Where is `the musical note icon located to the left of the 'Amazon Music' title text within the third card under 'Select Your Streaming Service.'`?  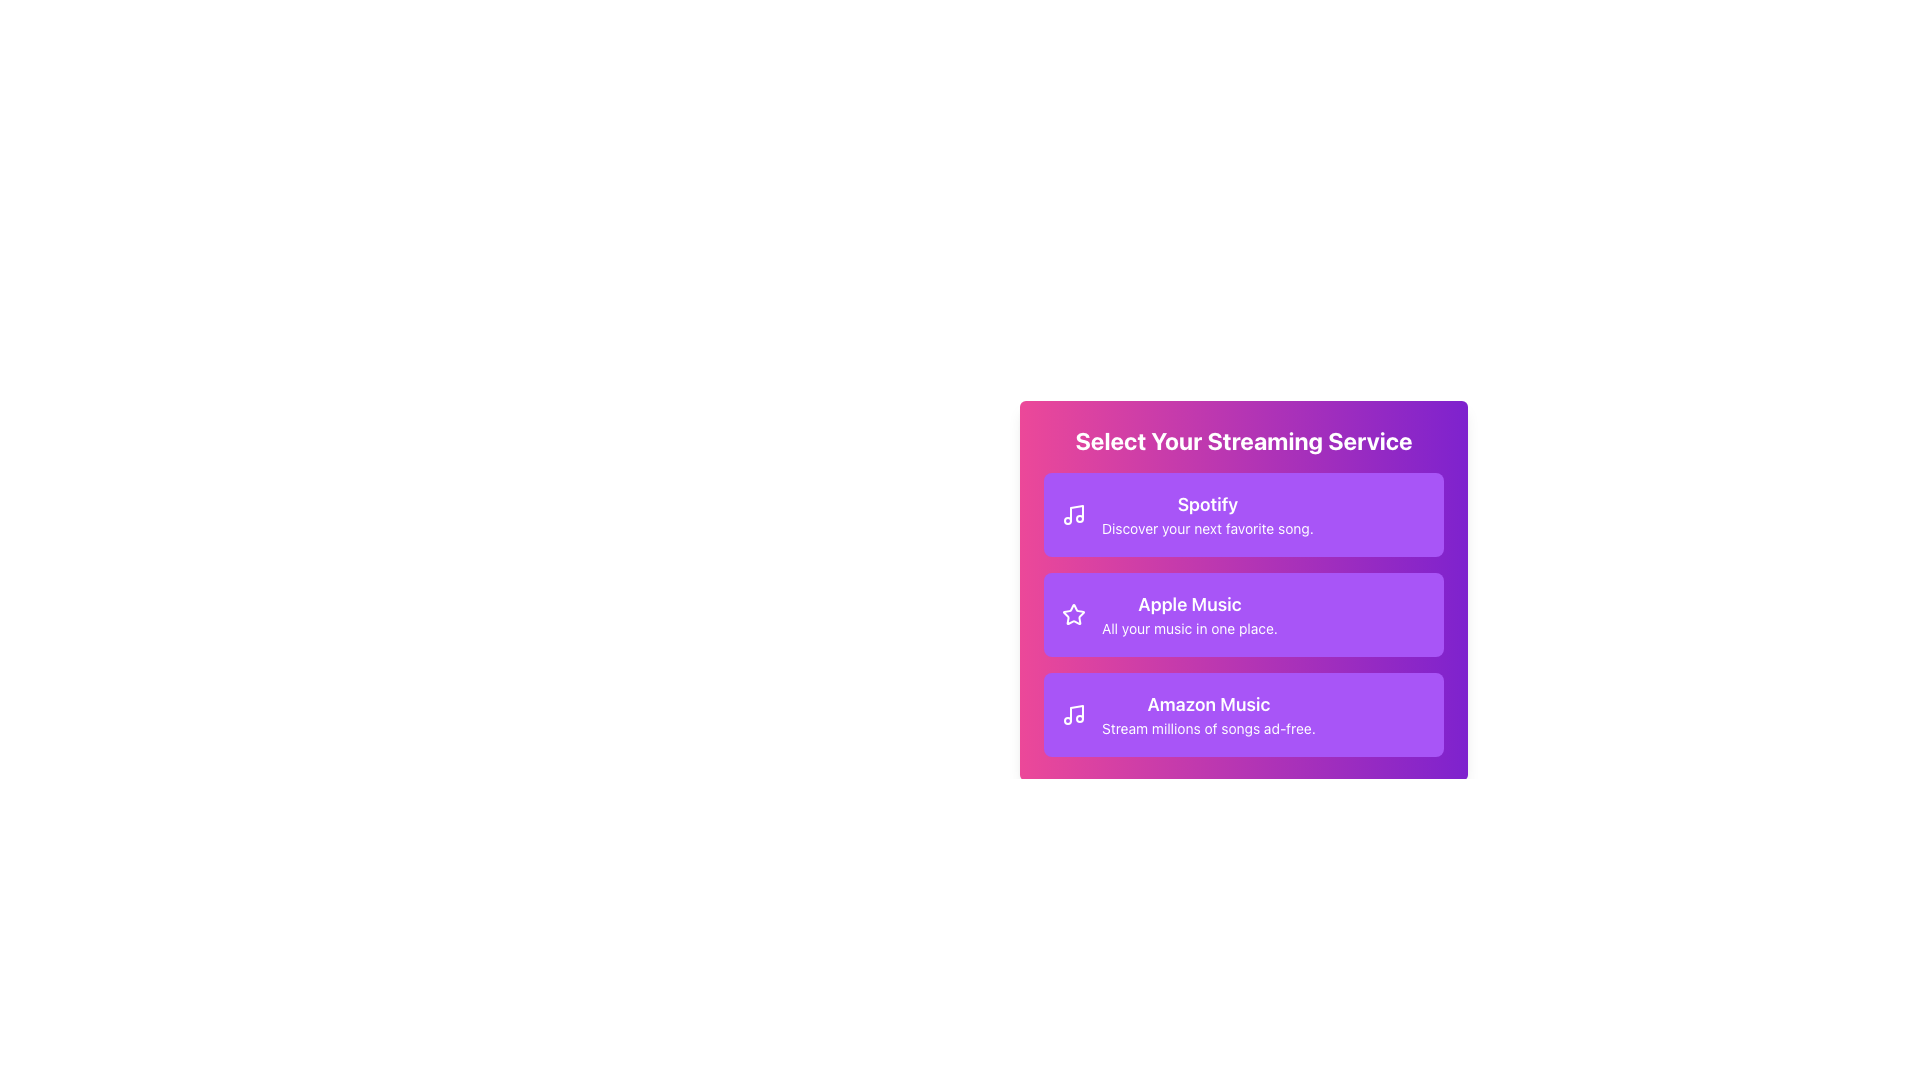 the musical note icon located to the left of the 'Amazon Music' title text within the third card under 'Select Your Streaming Service.' is located at coordinates (1073, 713).